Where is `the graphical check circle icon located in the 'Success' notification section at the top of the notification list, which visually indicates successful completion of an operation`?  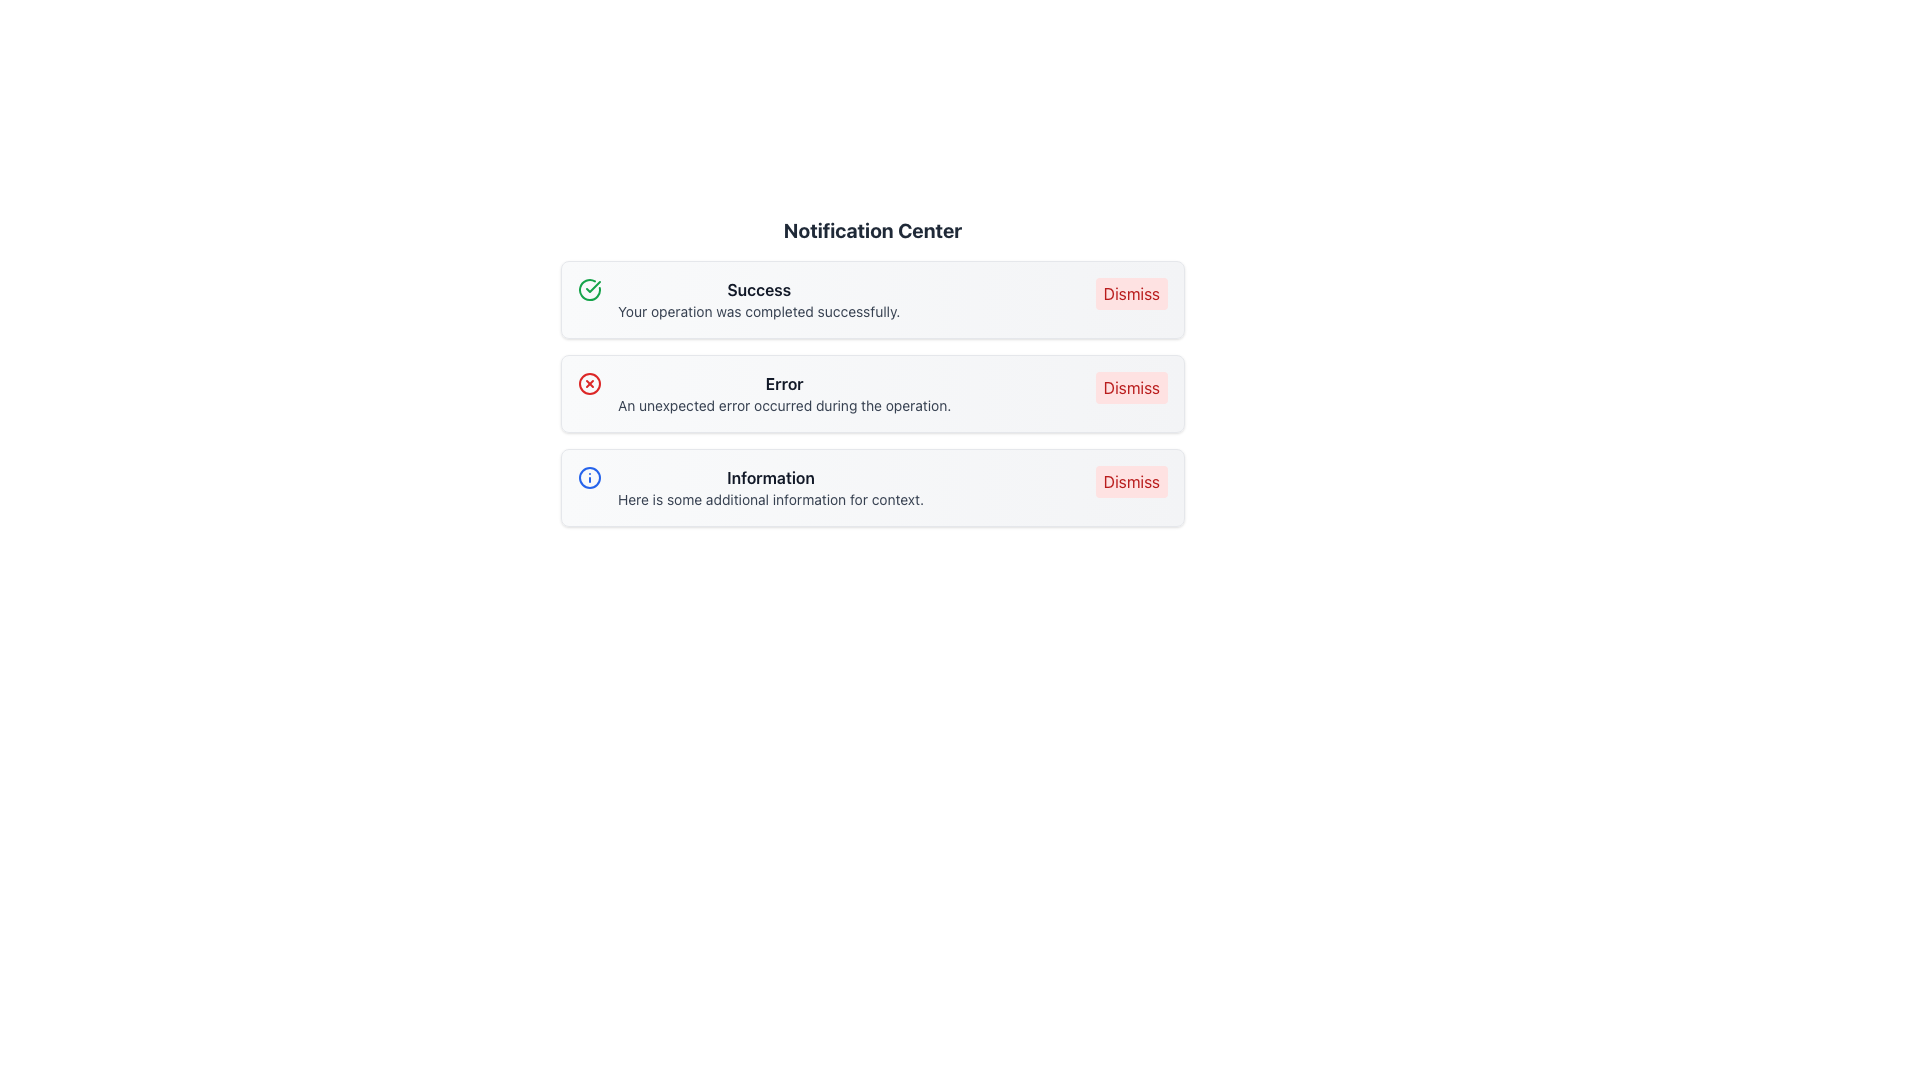
the graphical check circle icon located in the 'Success' notification section at the top of the notification list, which visually indicates successful completion of an operation is located at coordinates (589, 289).